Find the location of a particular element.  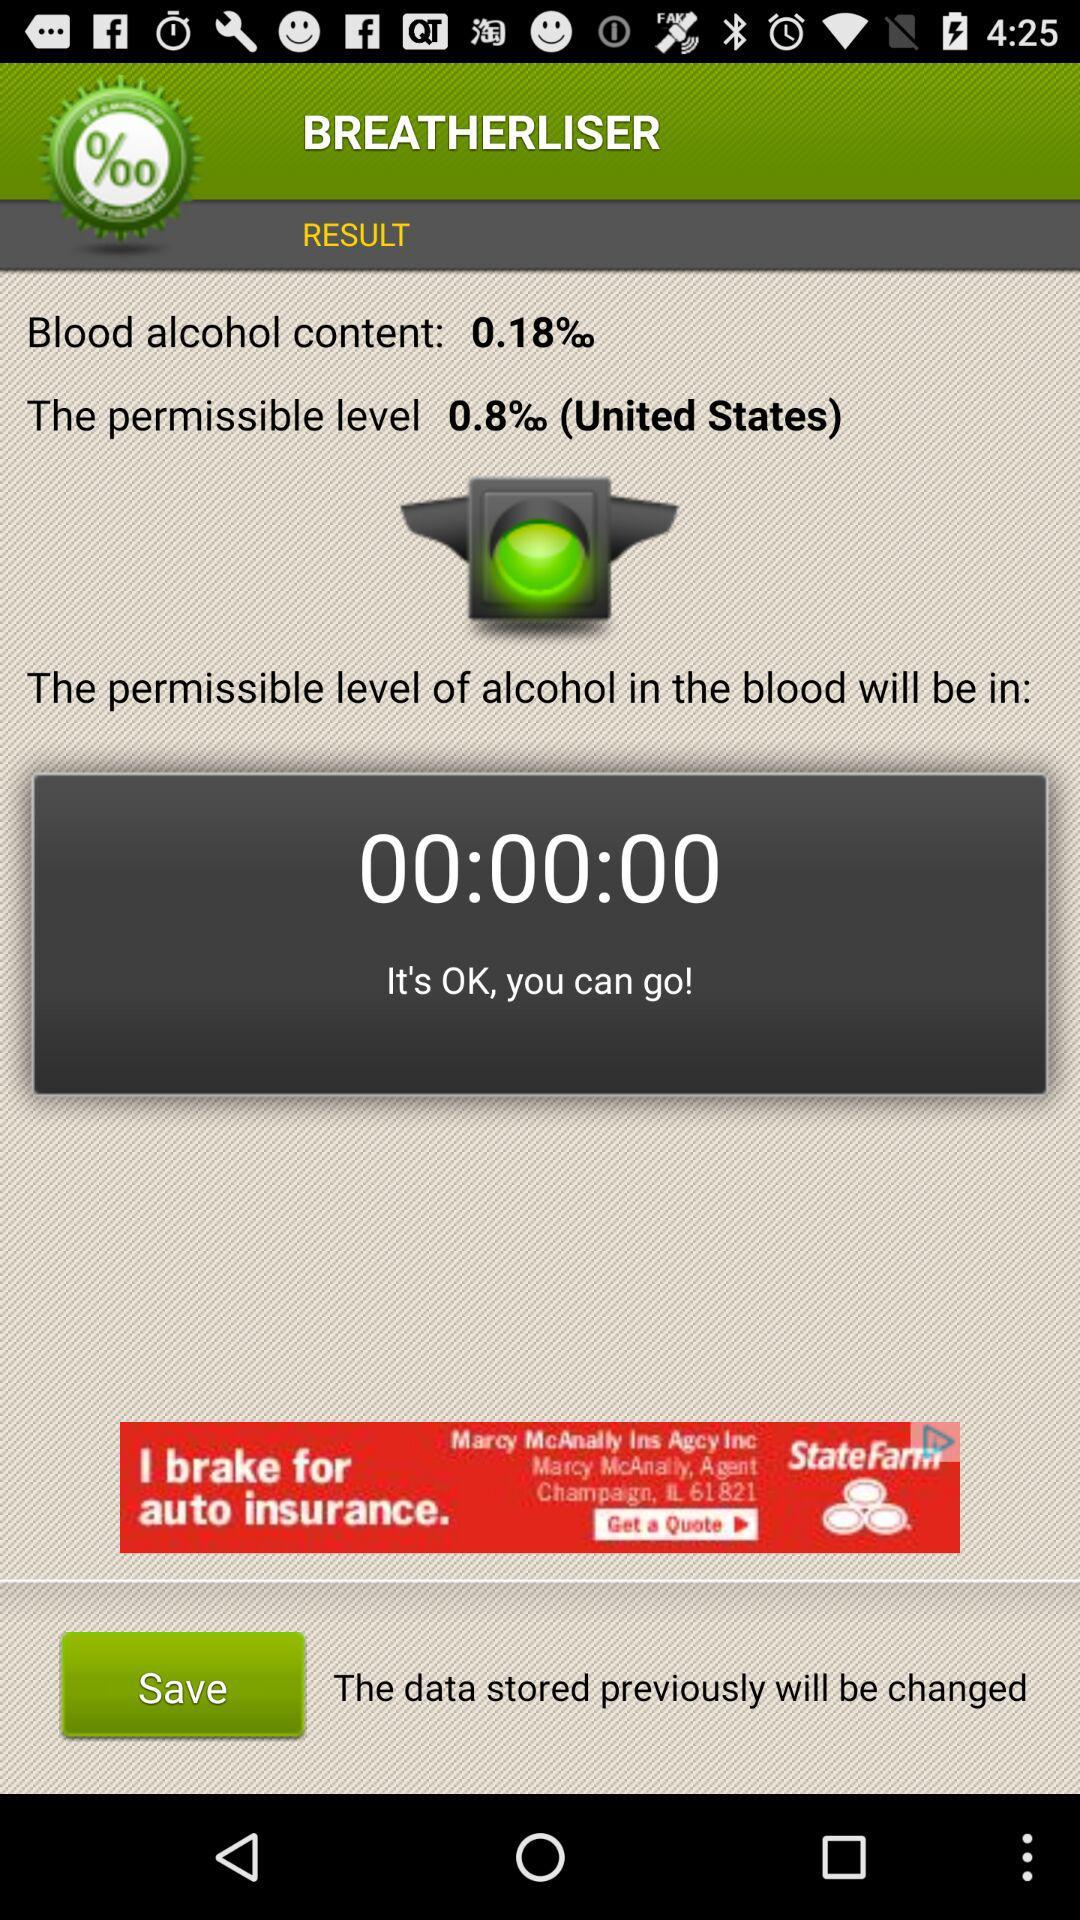

icon above save button is located at coordinates (540, 1487).